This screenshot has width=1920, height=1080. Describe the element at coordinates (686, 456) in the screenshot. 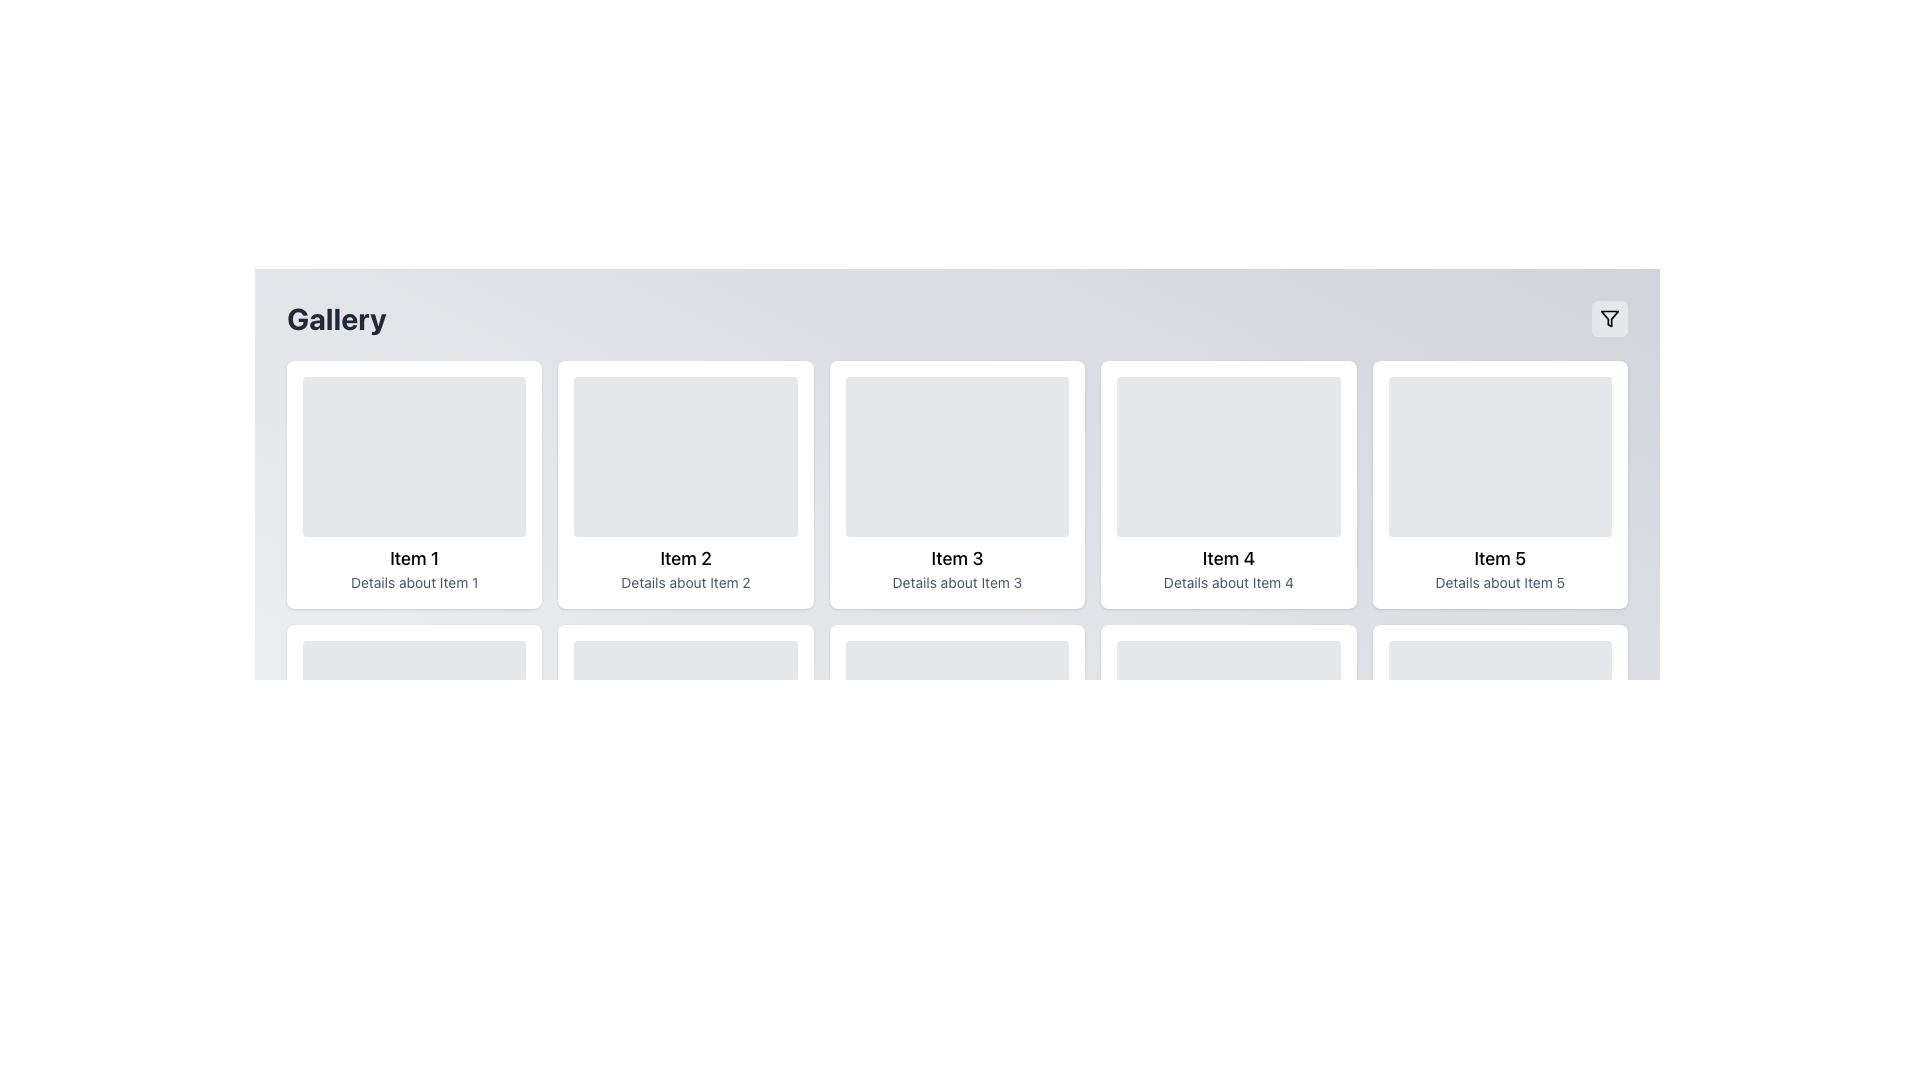

I see `the placeholder component in the 'Item 2' card to perform related actions` at that location.